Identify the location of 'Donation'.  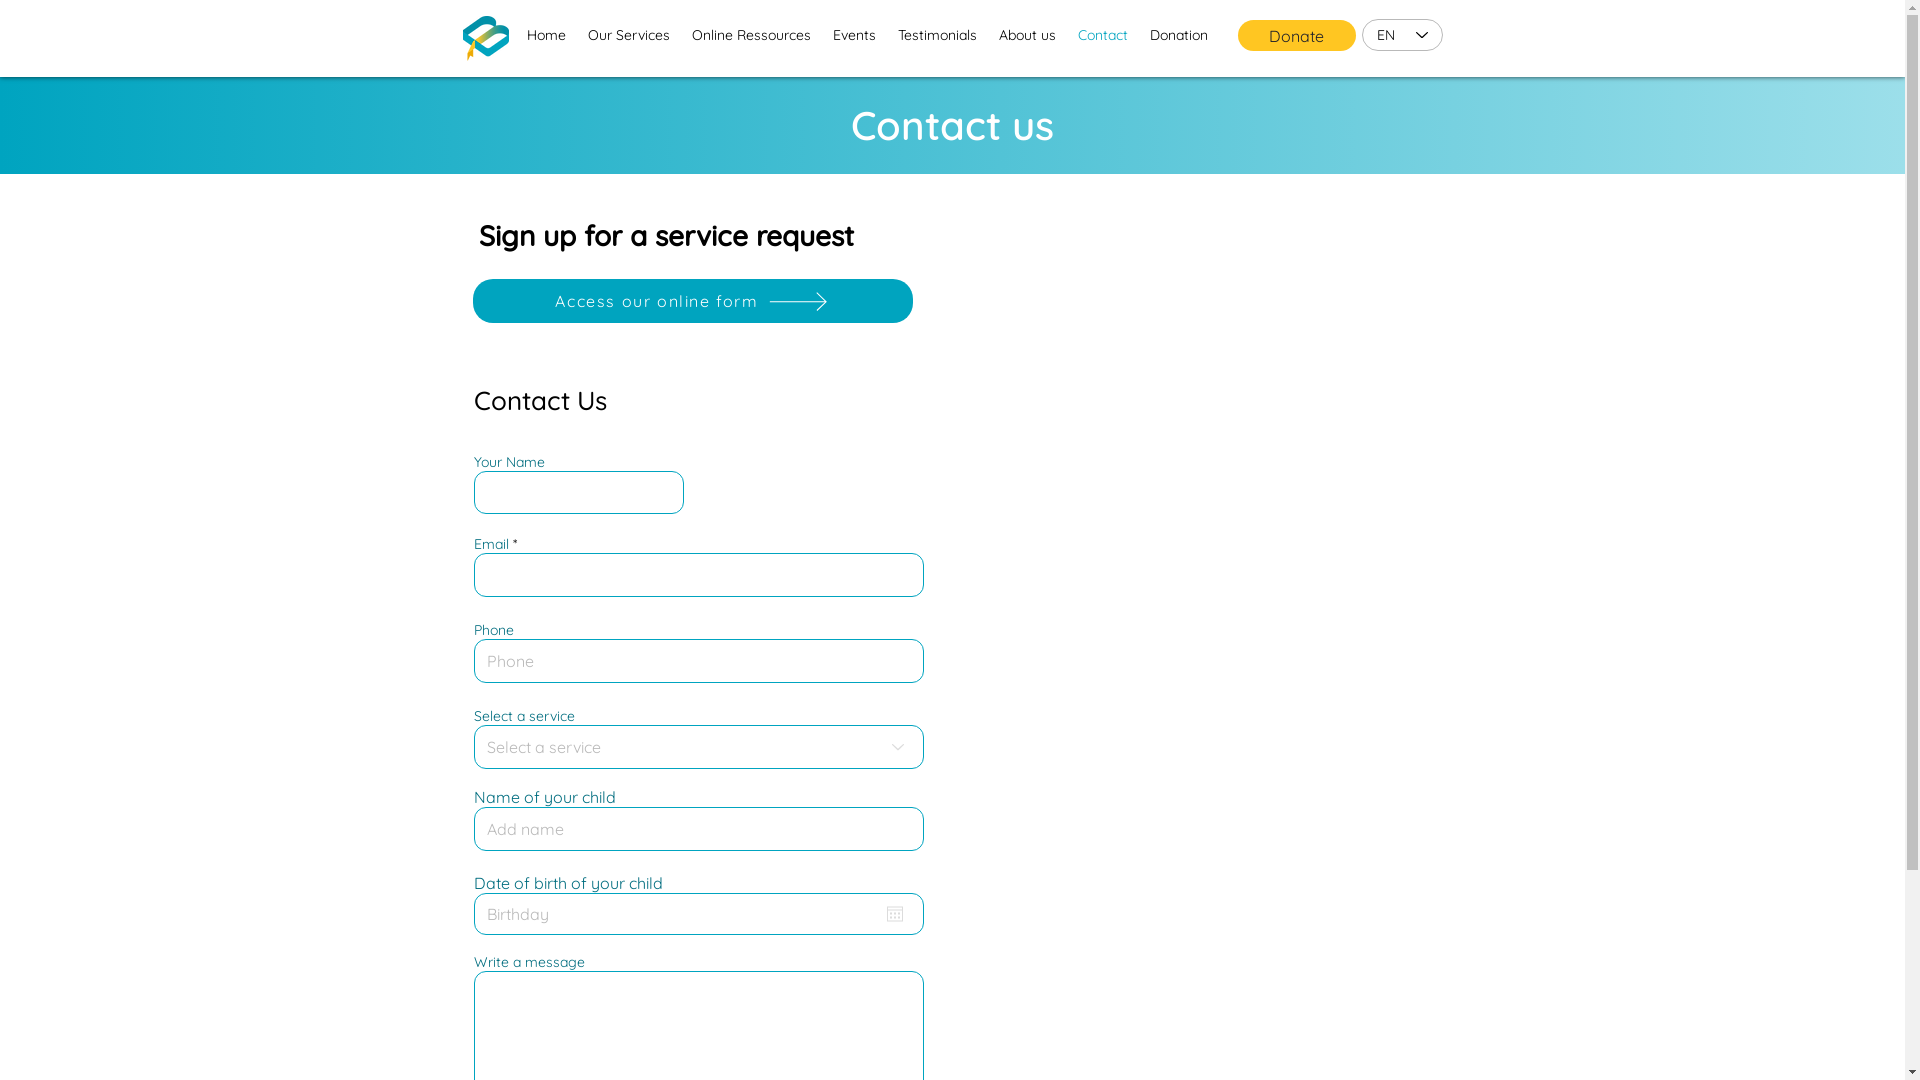
(1137, 34).